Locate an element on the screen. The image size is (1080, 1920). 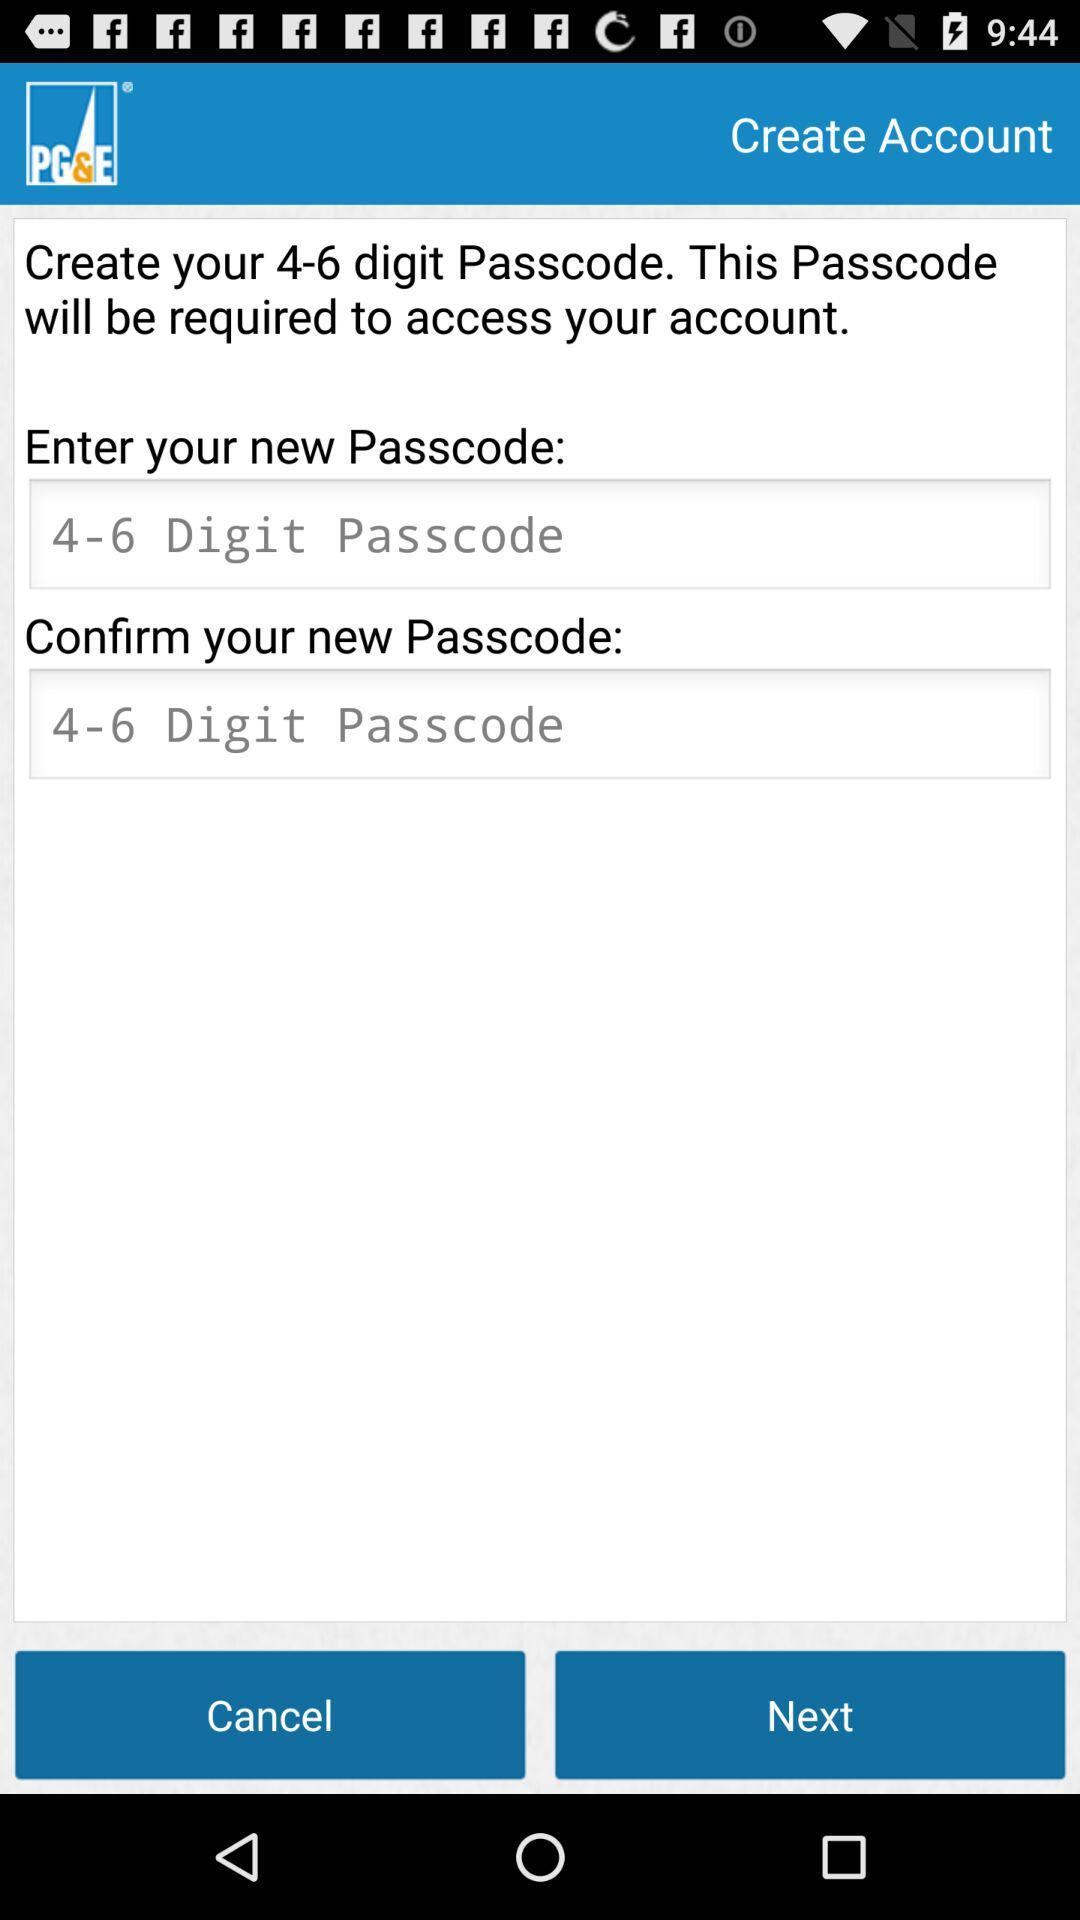
new password is located at coordinates (540, 539).